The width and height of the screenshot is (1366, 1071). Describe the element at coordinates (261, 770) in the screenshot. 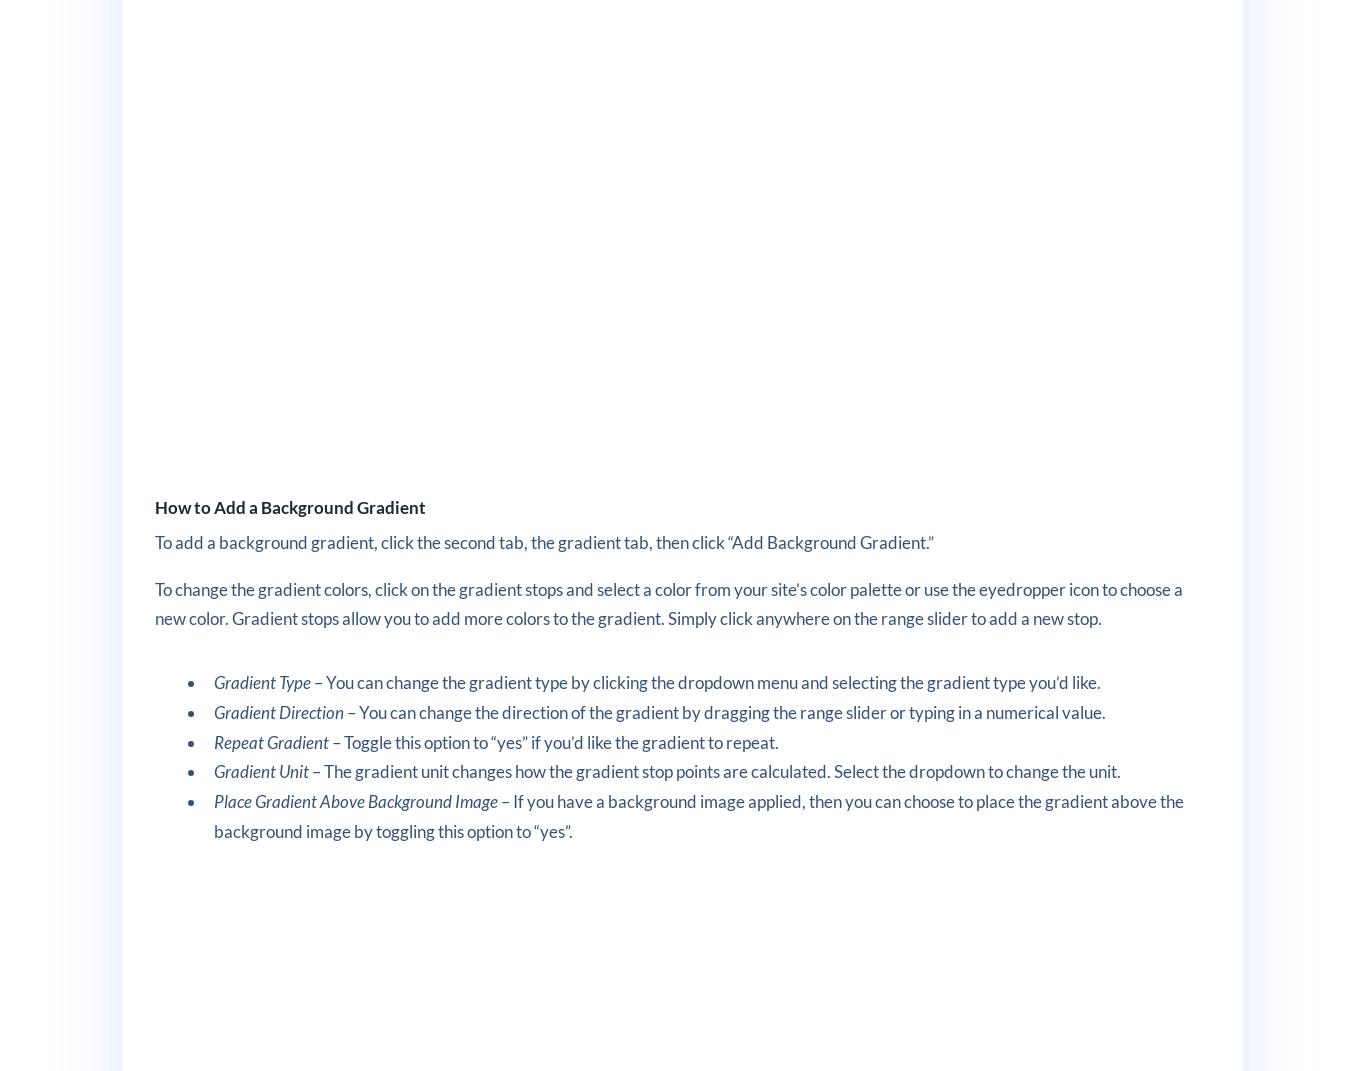

I see `'Gradient Unit'` at that location.